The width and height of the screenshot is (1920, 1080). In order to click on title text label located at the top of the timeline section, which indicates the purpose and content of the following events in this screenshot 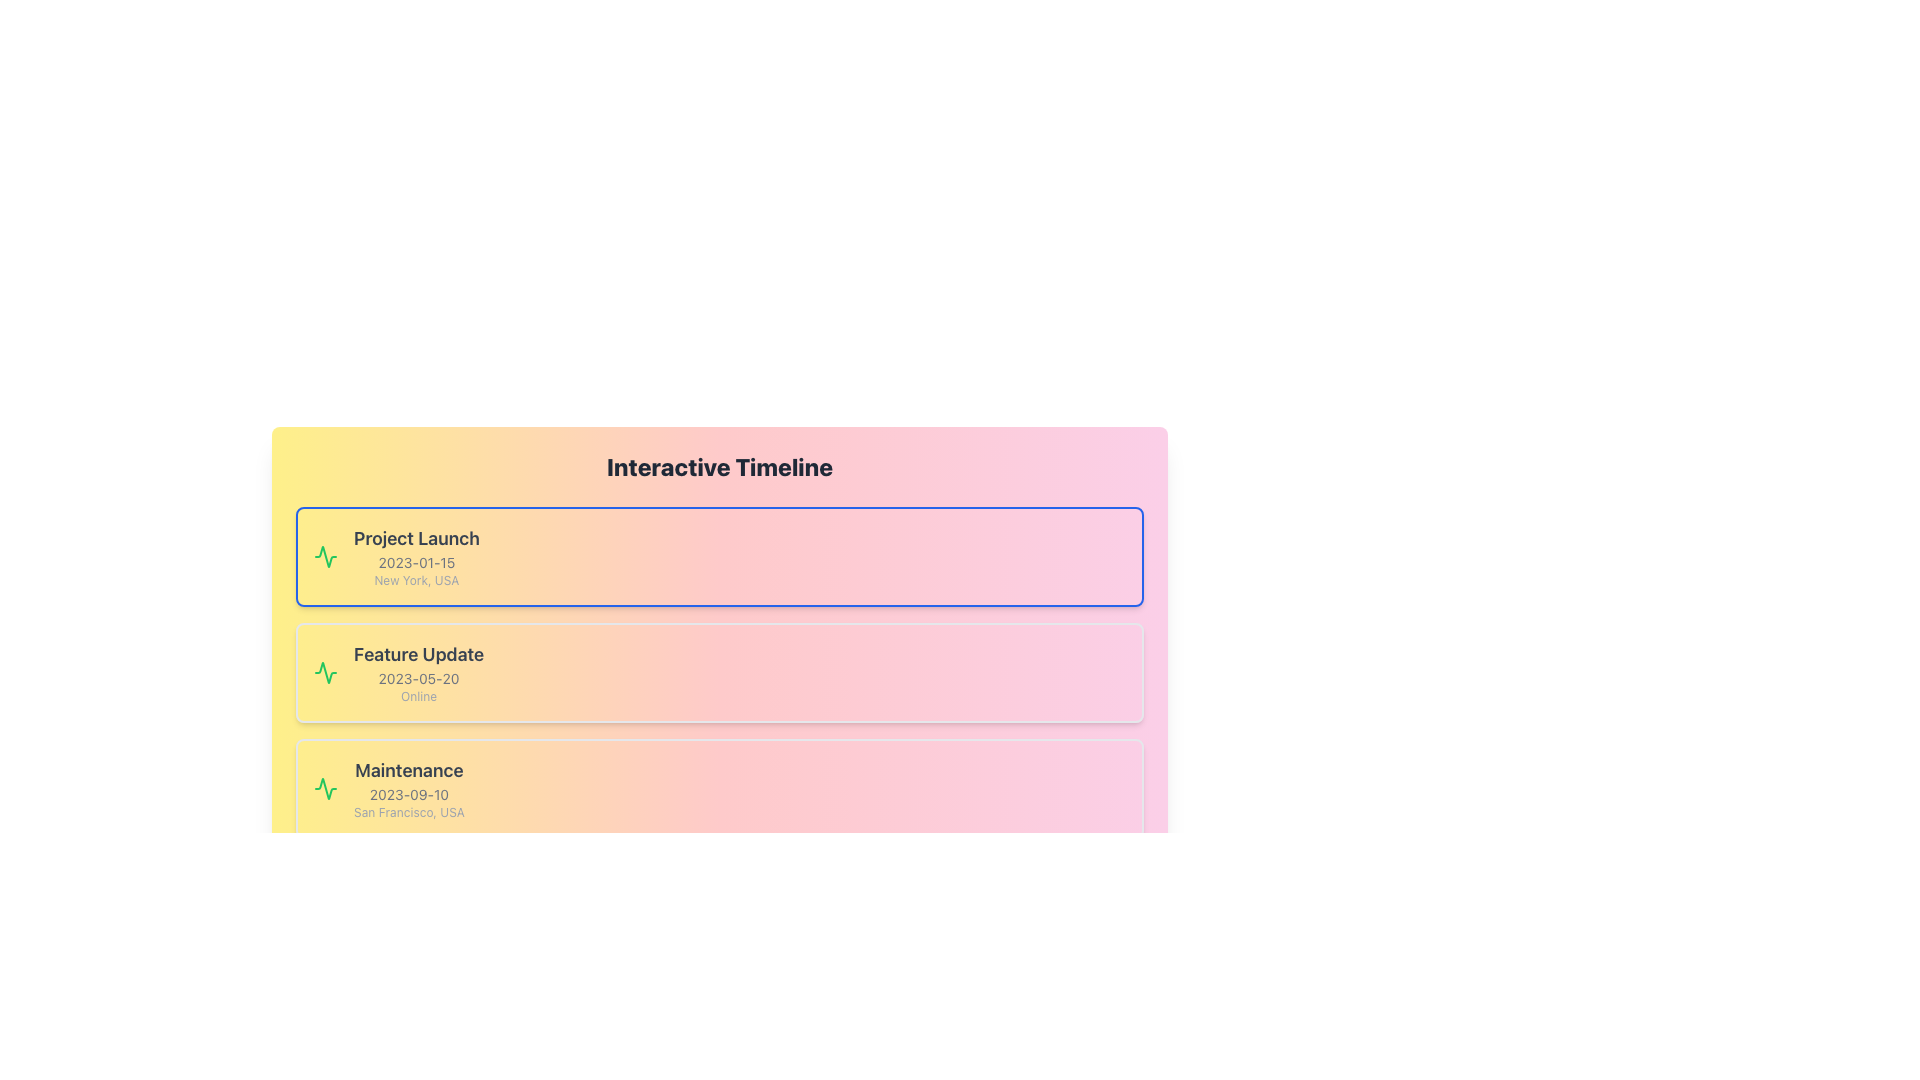, I will do `click(720, 466)`.